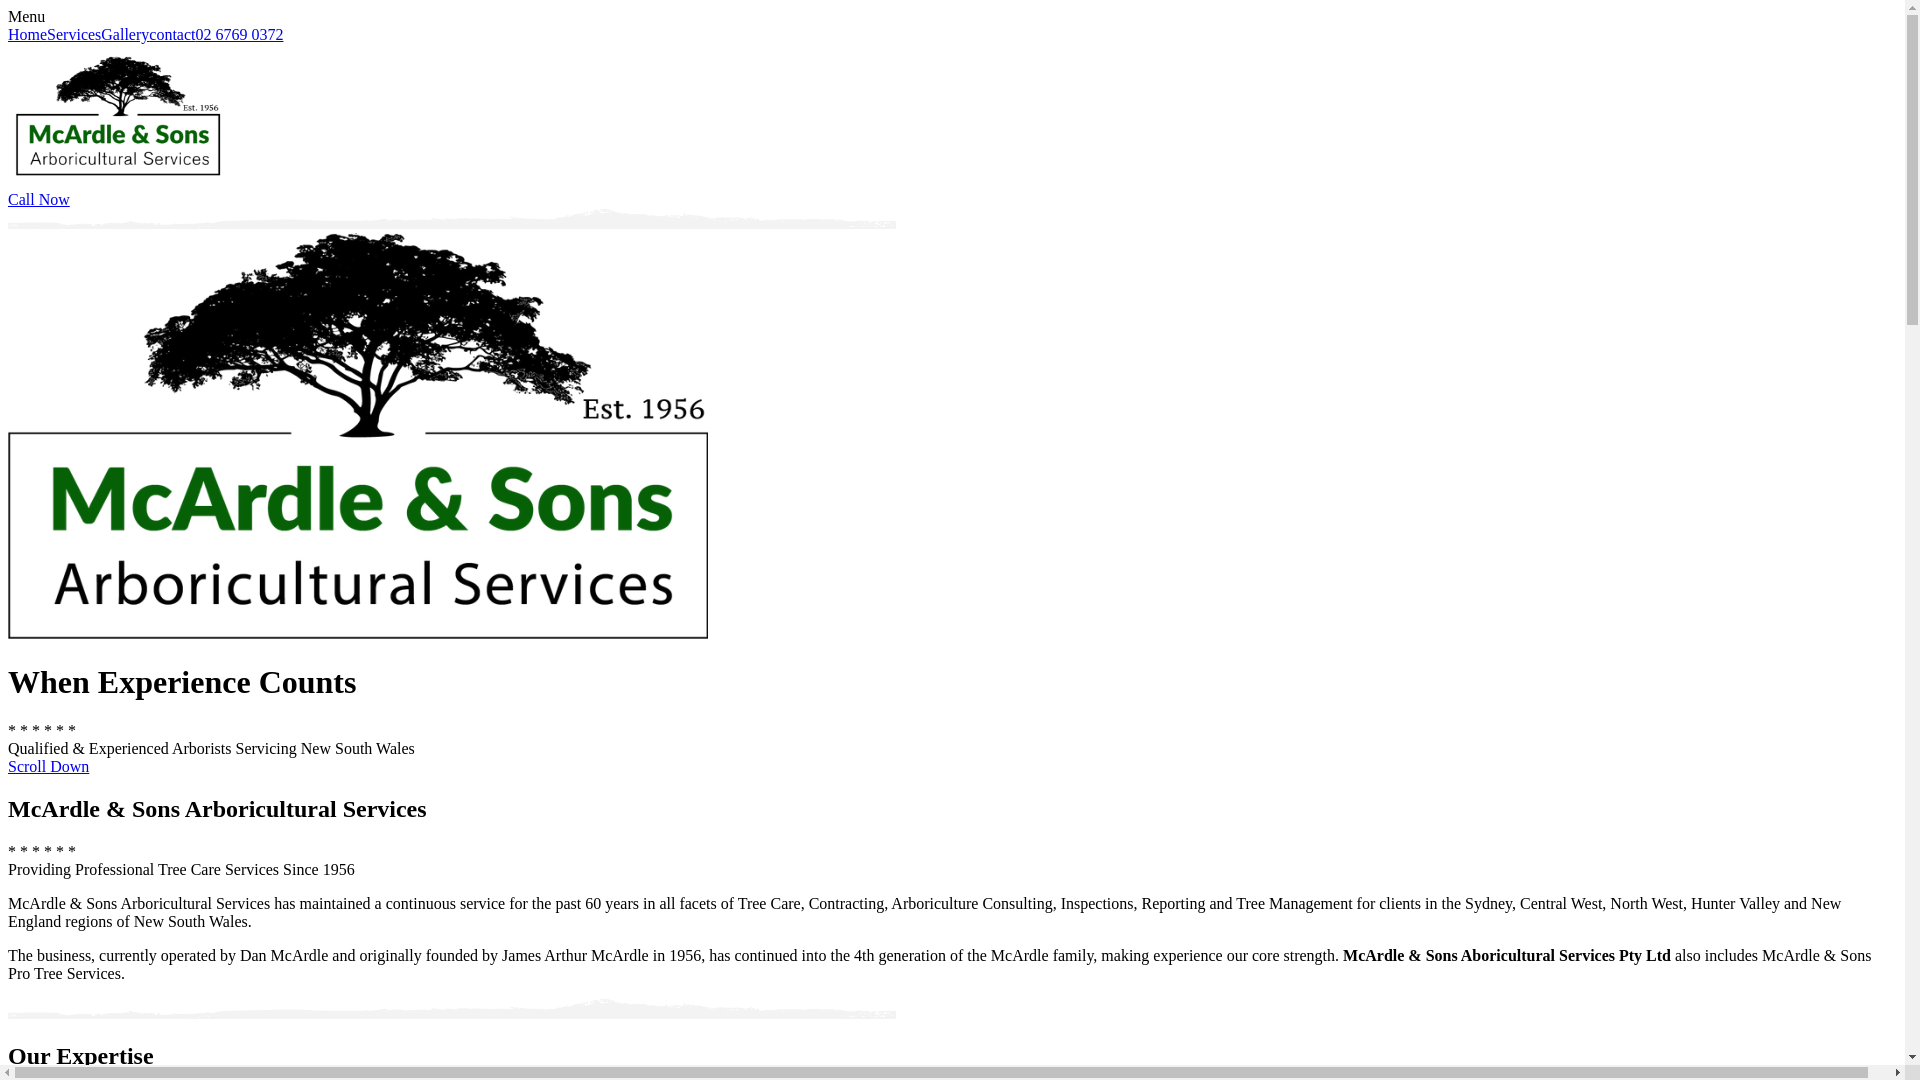 The image size is (1920, 1080). Describe the element at coordinates (27, 34) in the screenshot. I see `'Home'` at that location.